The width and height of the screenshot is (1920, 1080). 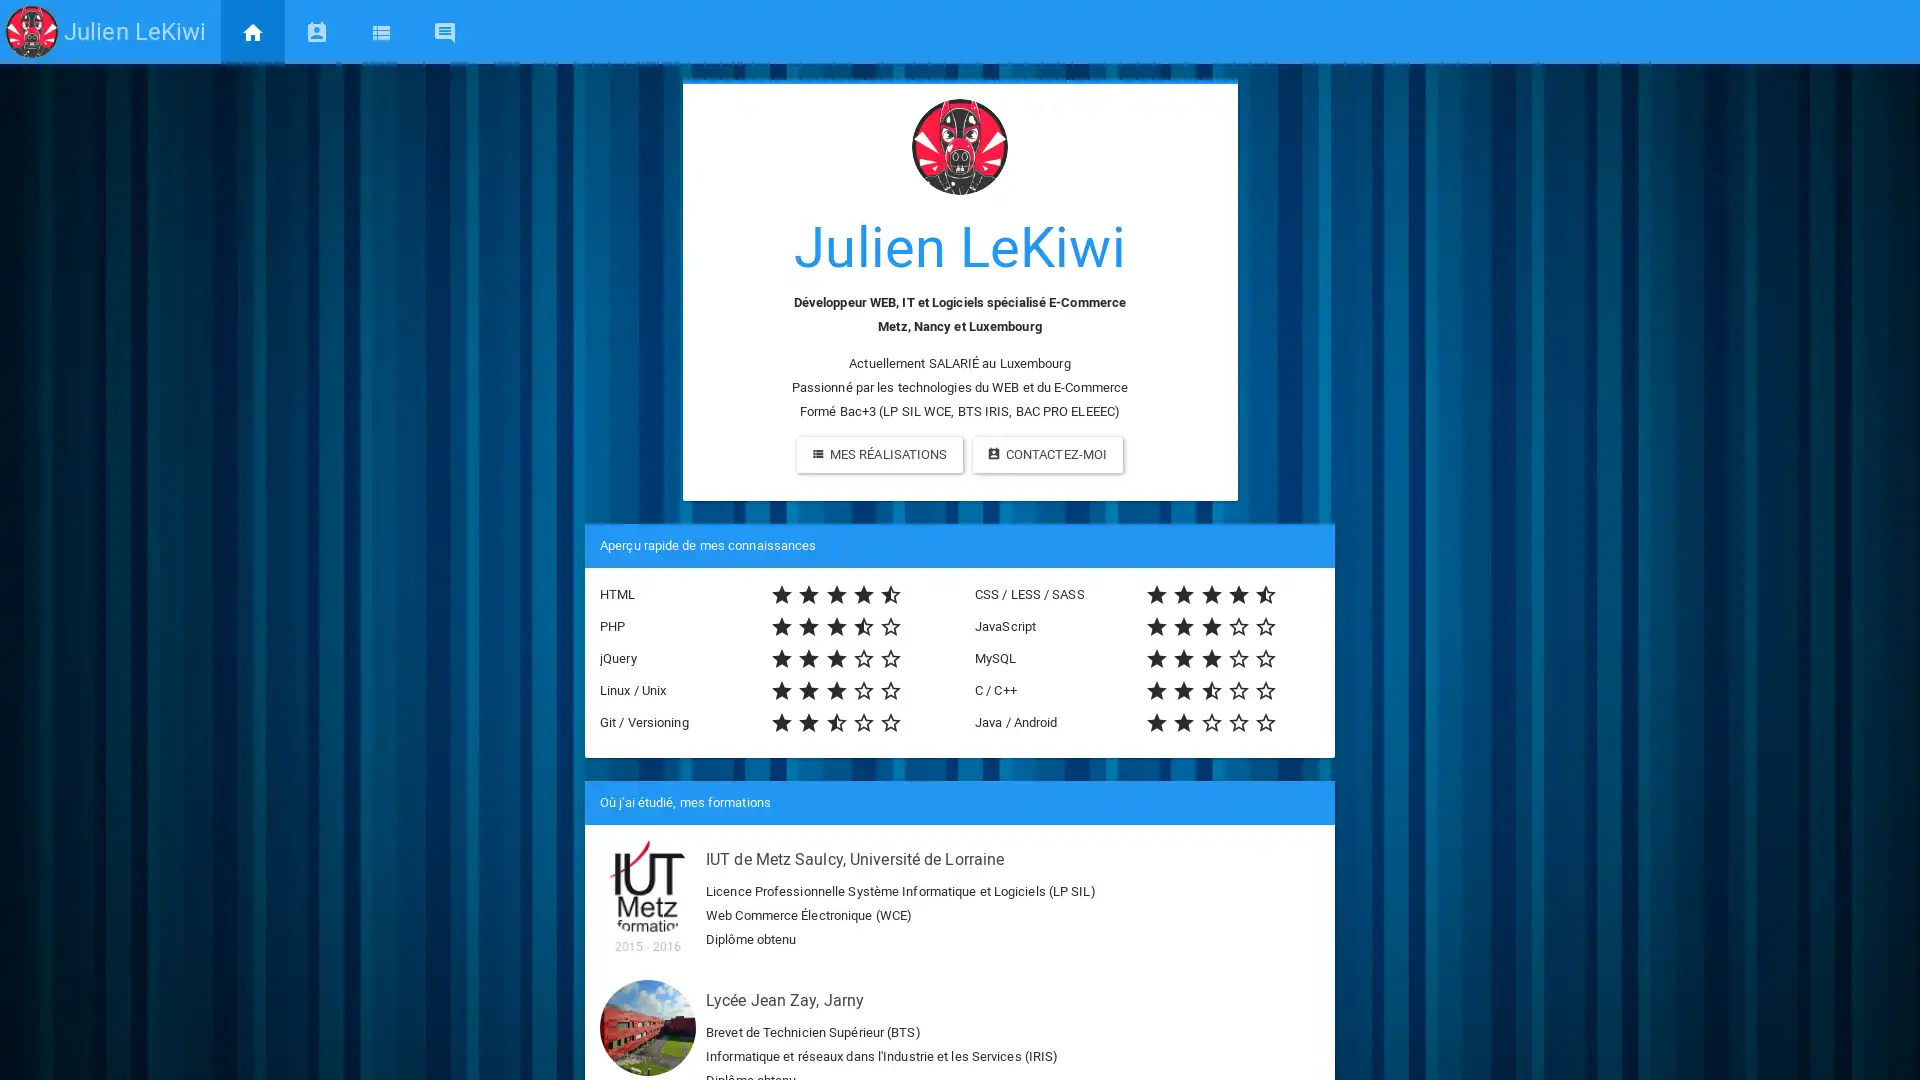 What do you see at coordinates (1046, 455) in the screenshot?
I see `CONTACTEZ-MOI` at bounding box center [1046, 455].